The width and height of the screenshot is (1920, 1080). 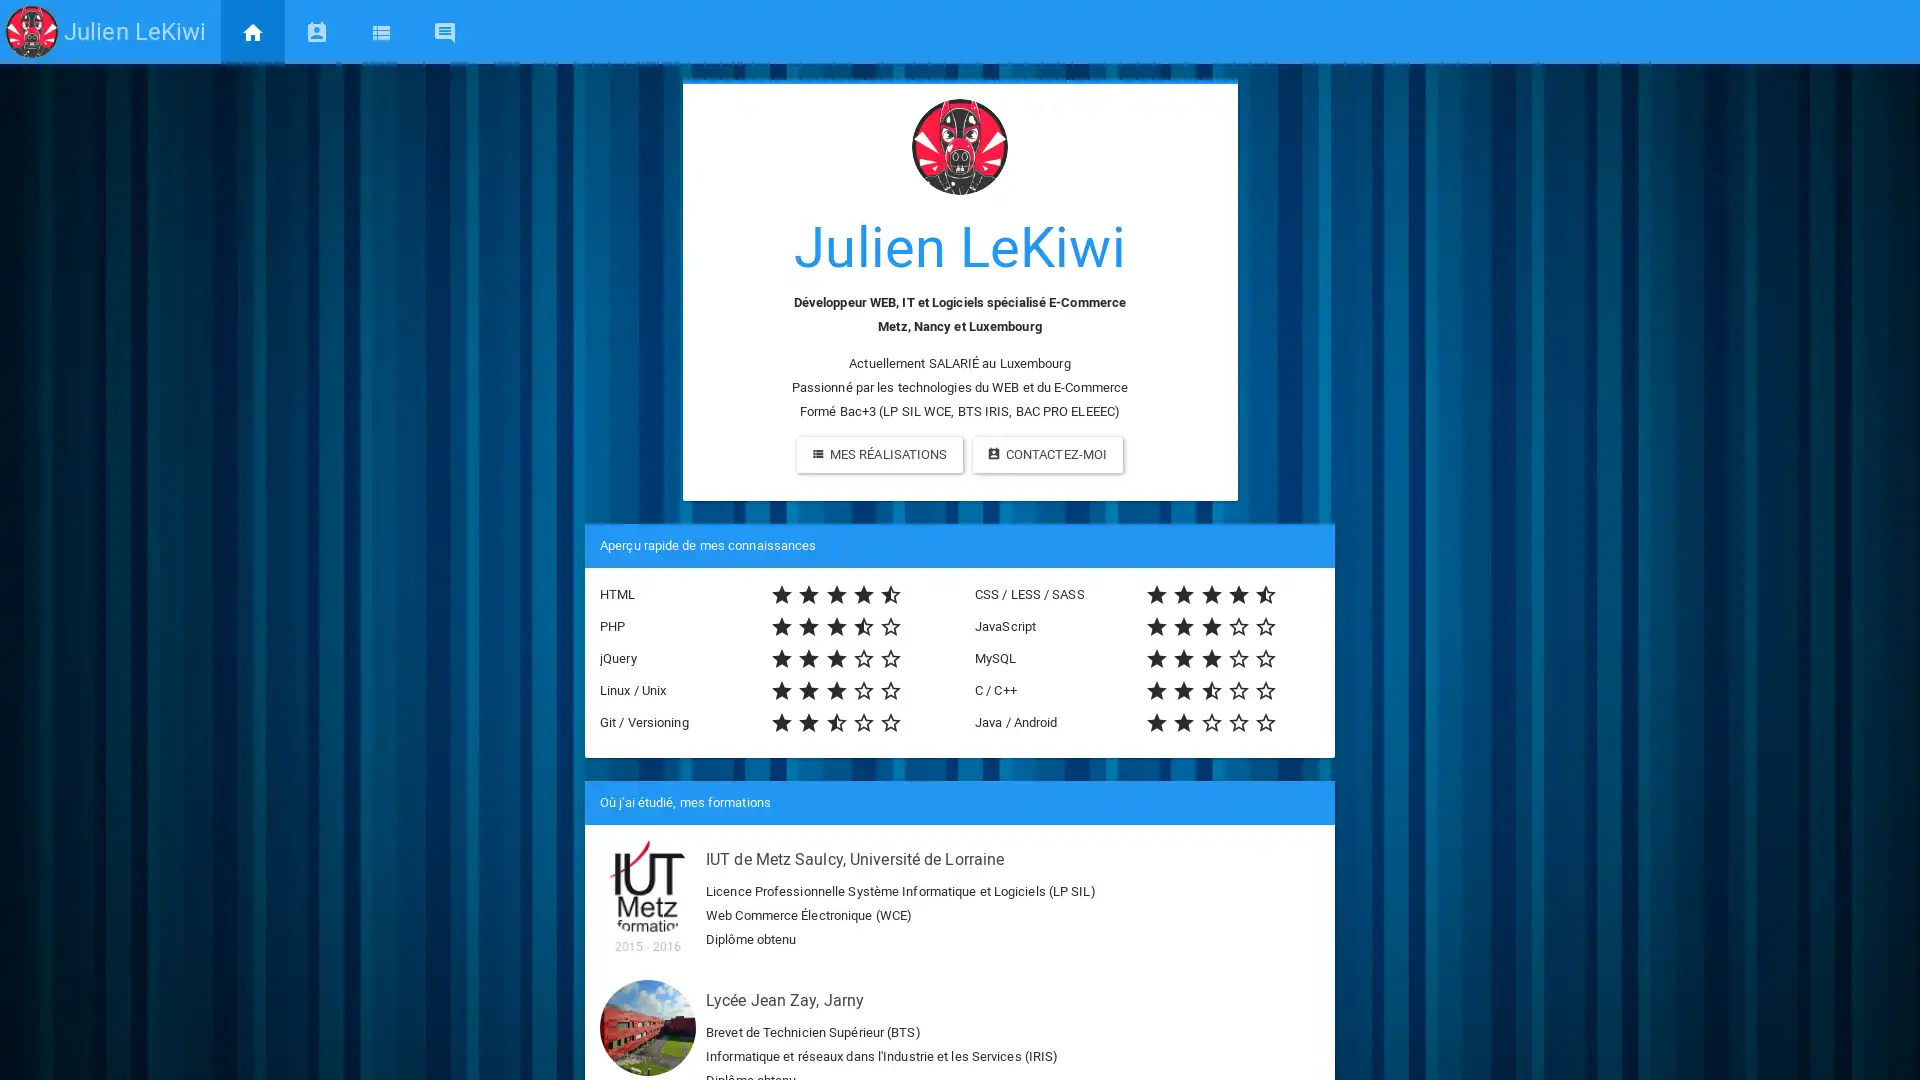 What do you see at coordinates (1046, 455) in the screenshot?
I see `CONTACTEZ-MOI` at bounding box center [1046, 455].